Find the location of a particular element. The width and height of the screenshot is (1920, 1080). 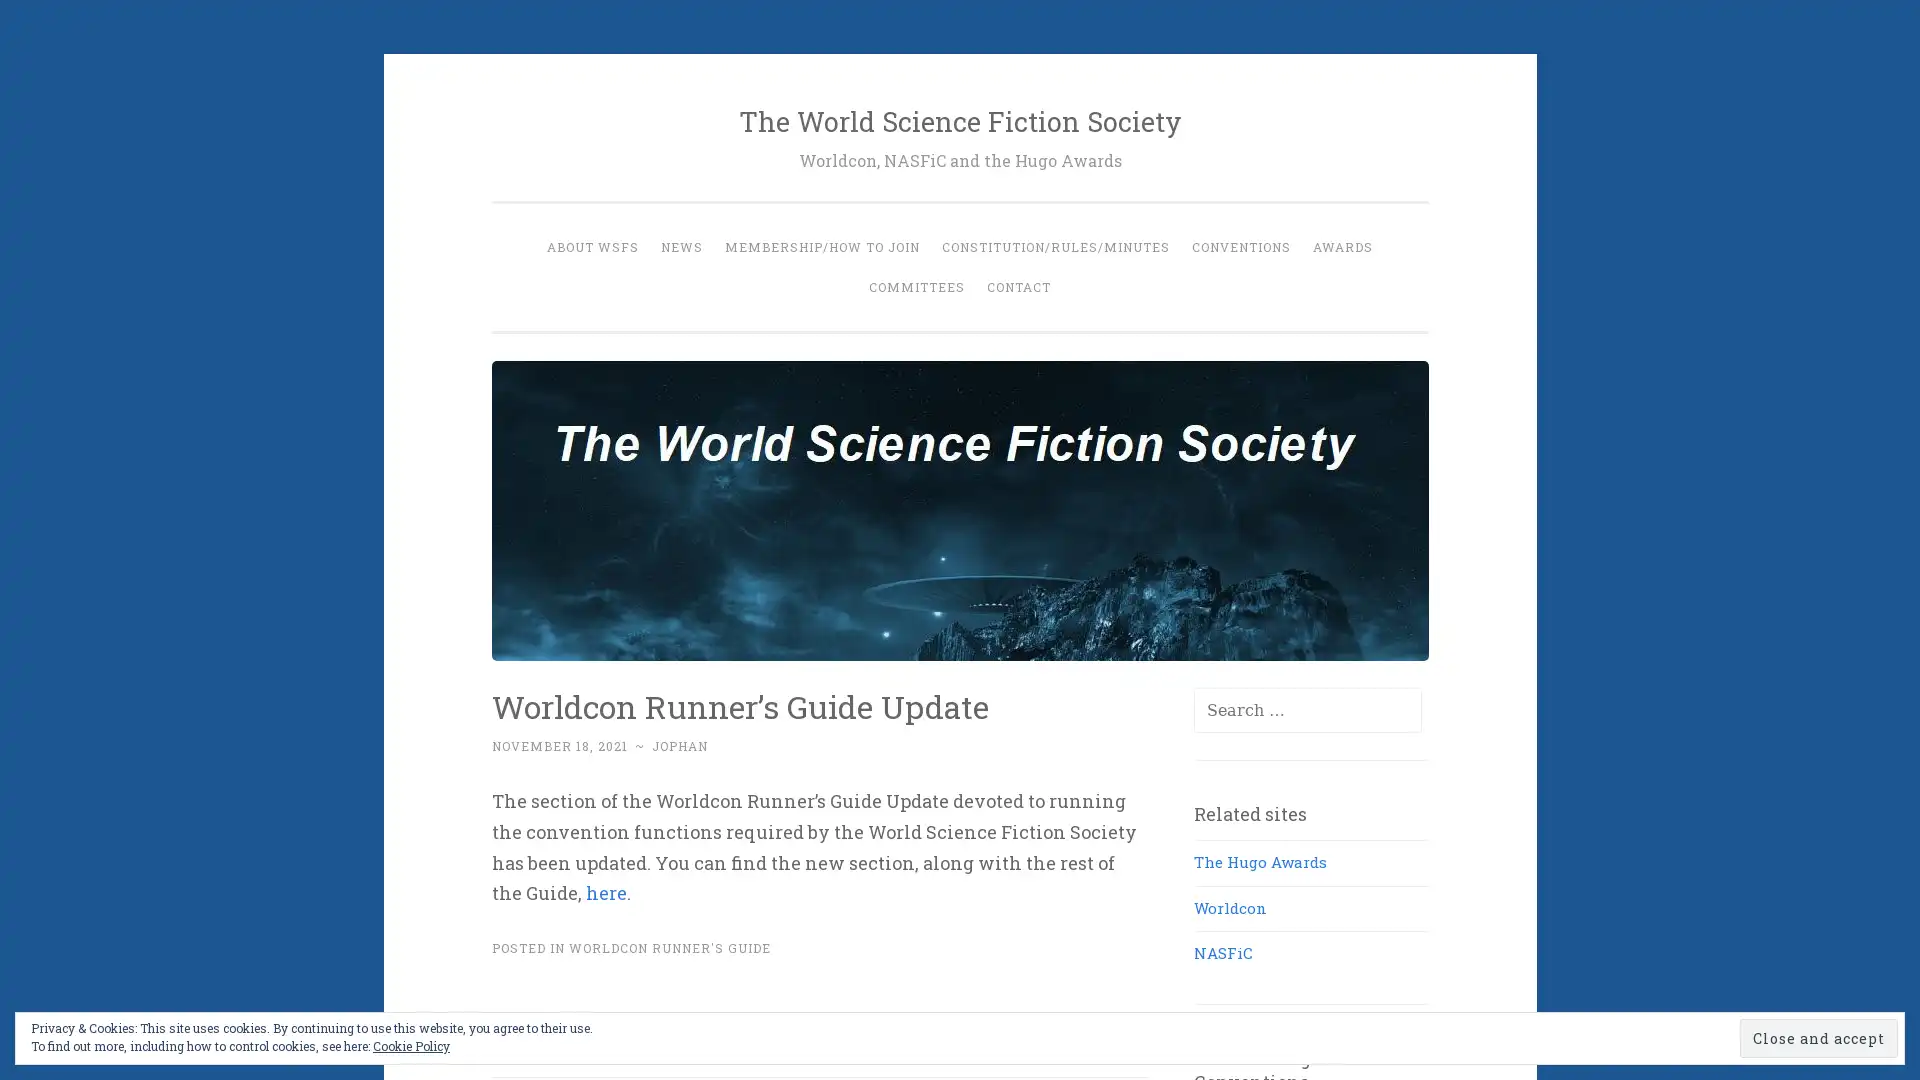

Close and accept is located at coordinates (1819, 1037).